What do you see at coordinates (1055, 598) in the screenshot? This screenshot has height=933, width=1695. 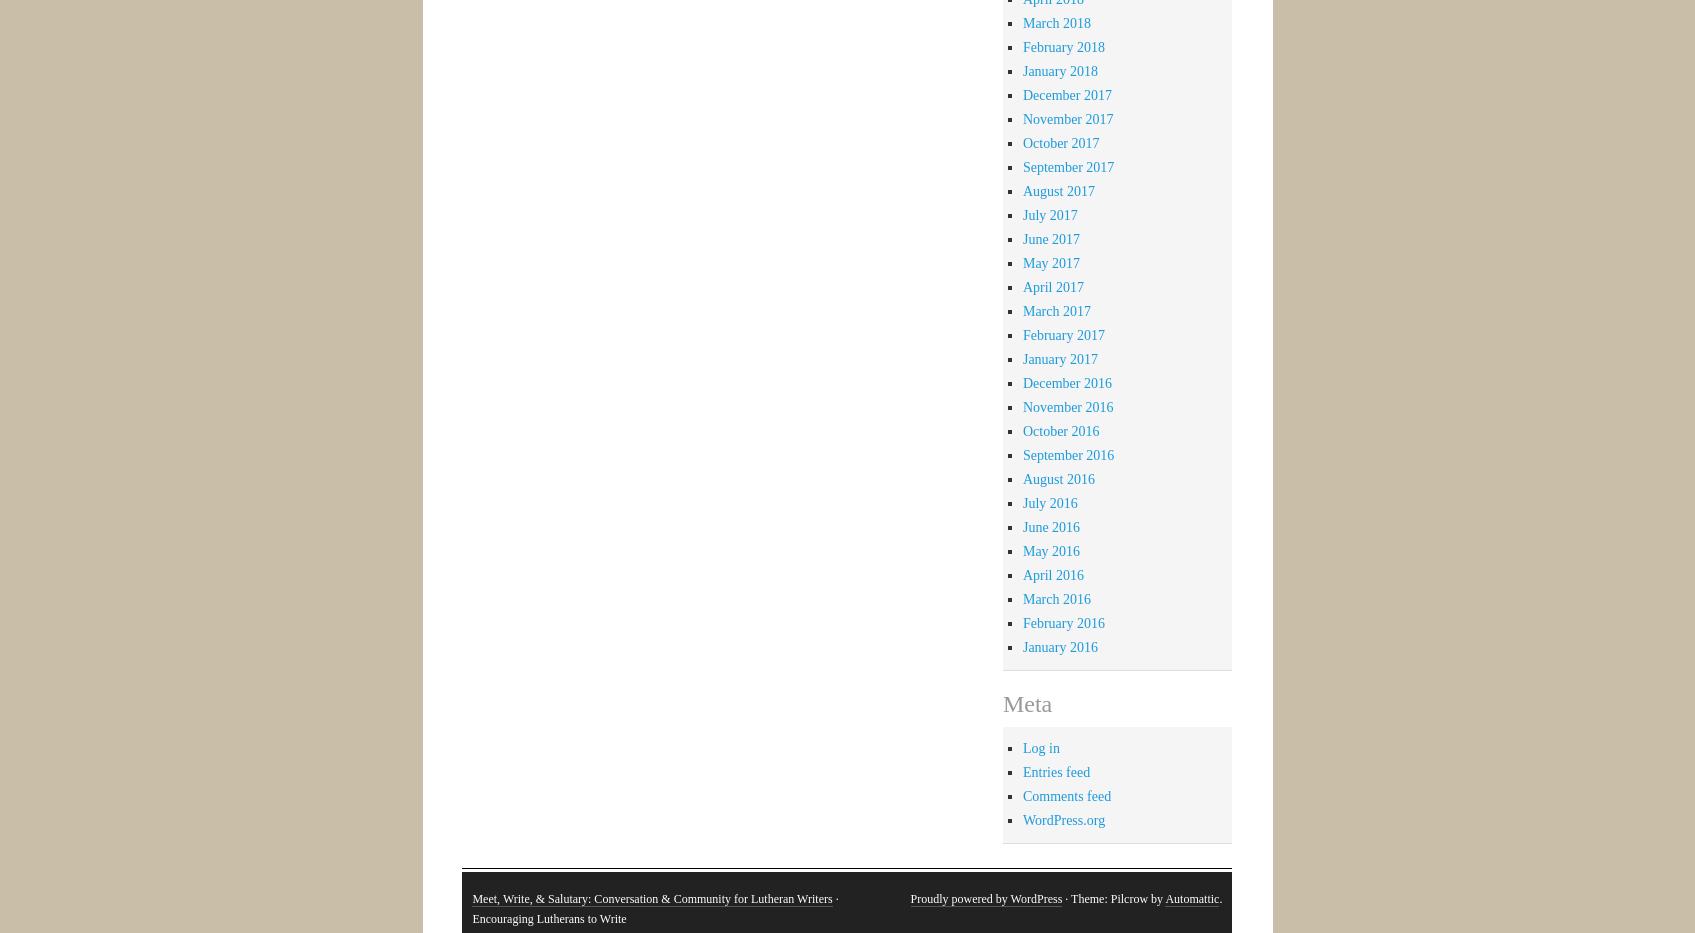 I see `'March 2016'` at bounding box center [1055, 598].